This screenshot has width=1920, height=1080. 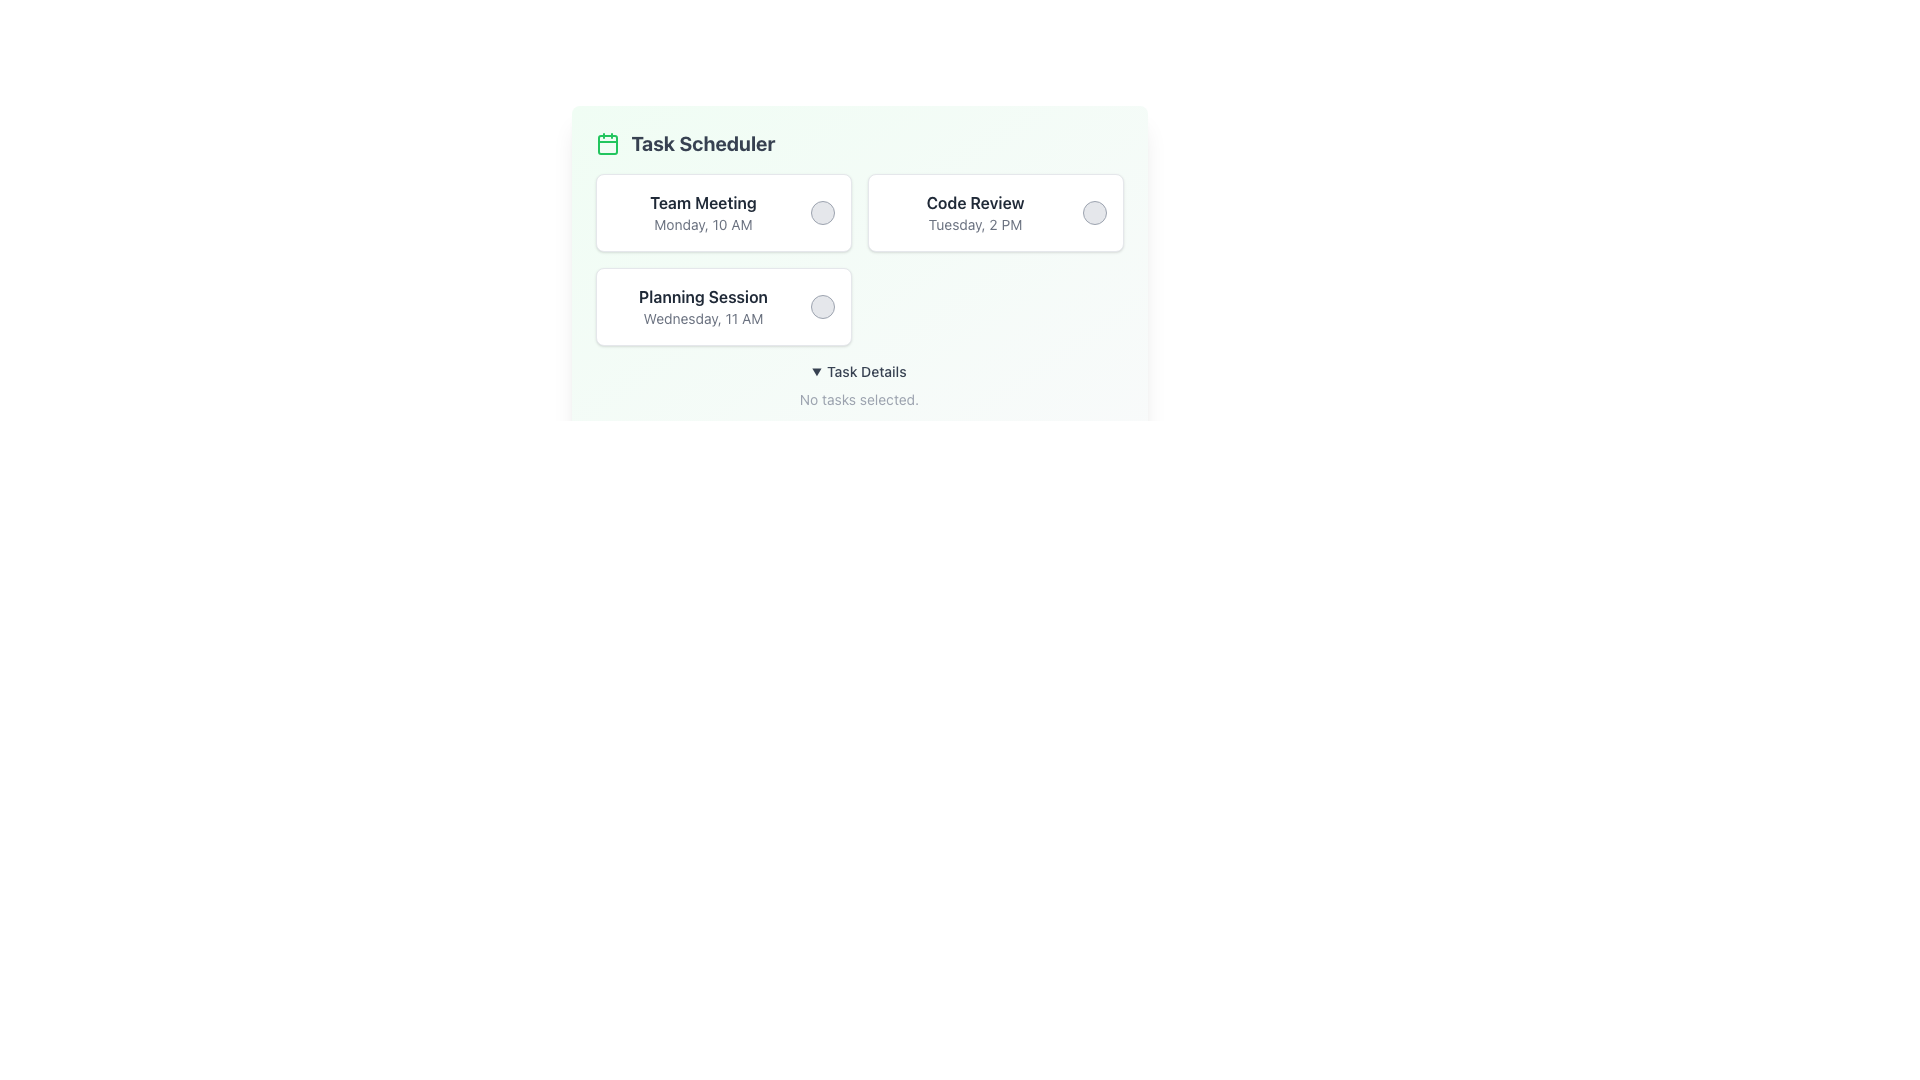 I want to click on the Text Display element that shows 'Planning Session' and 'Wednesday, 11 AM', so click(x=703, y=307).